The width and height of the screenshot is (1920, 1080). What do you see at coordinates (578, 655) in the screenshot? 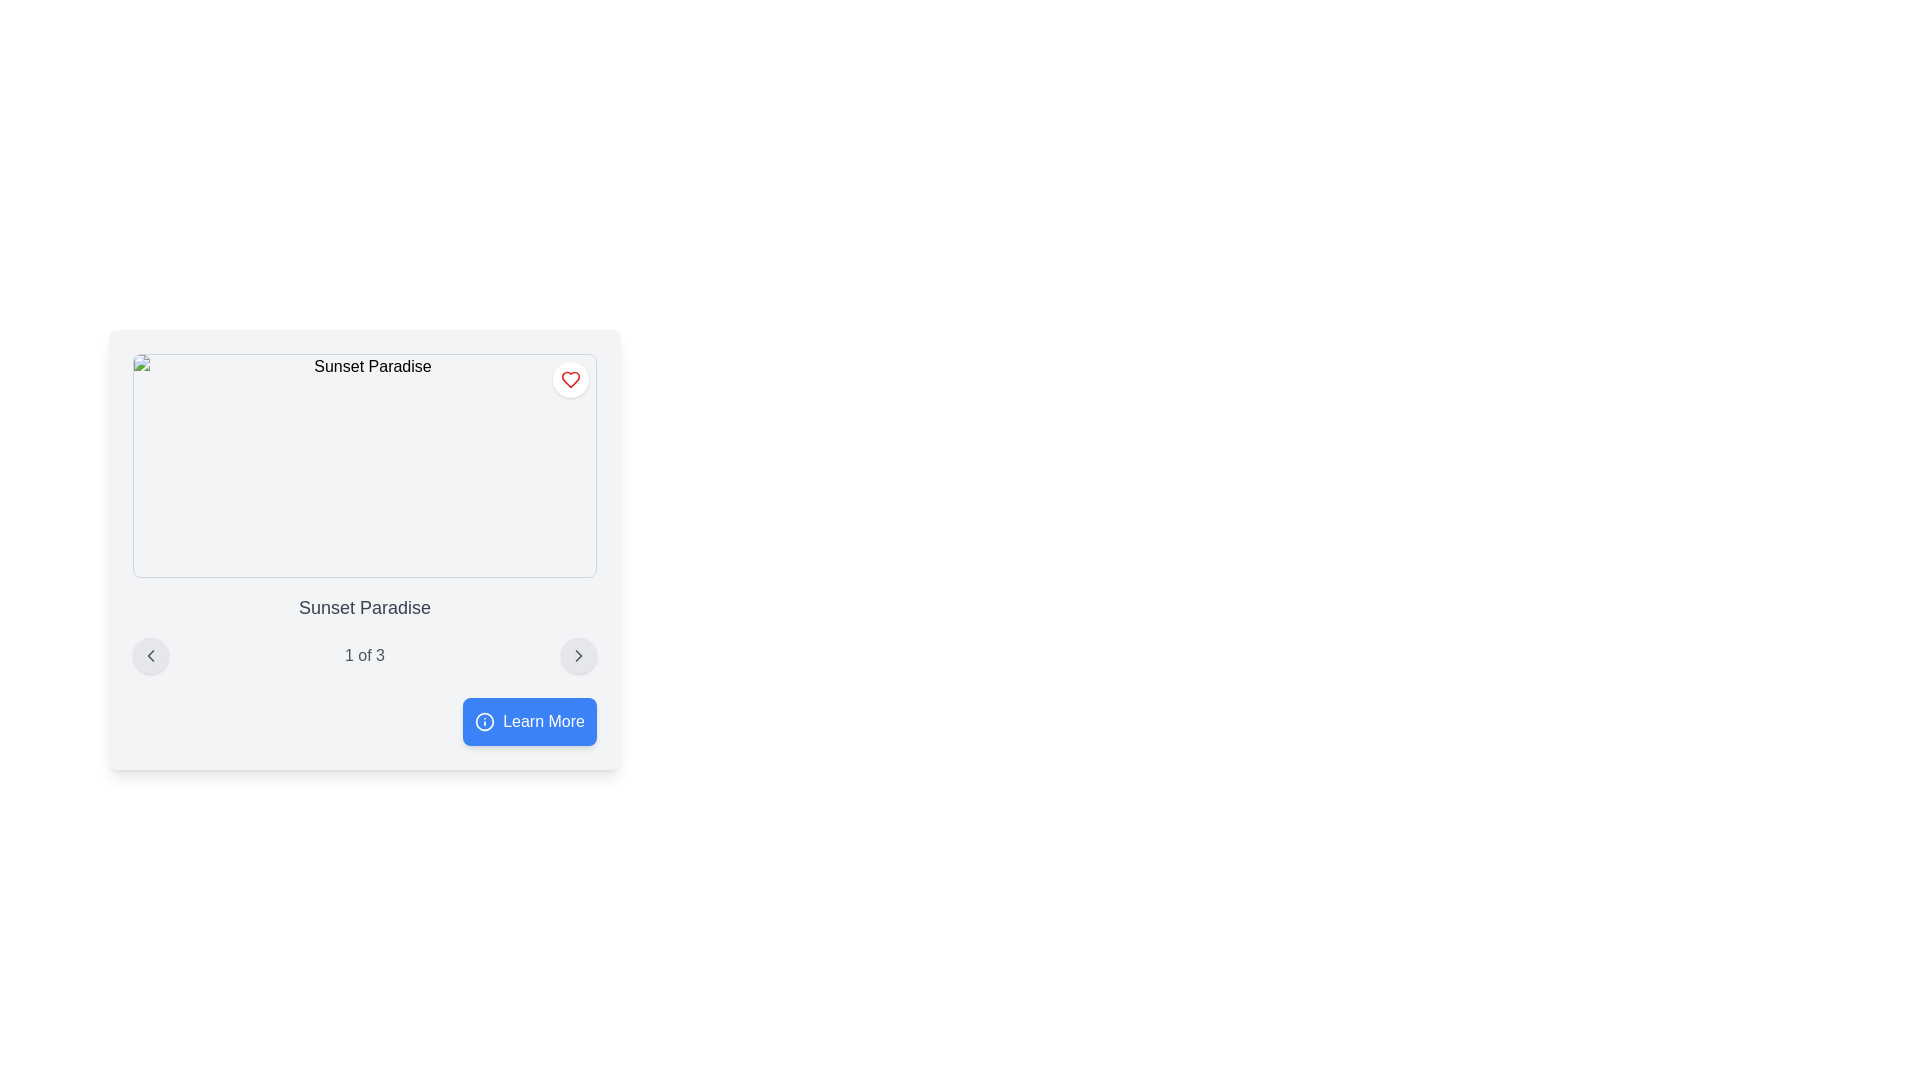
I see `the chevron icon located within the rounded circular button at the bottom-right corner of the card labeled 'Sunset Paradise'` at bounding box center [578, 655].